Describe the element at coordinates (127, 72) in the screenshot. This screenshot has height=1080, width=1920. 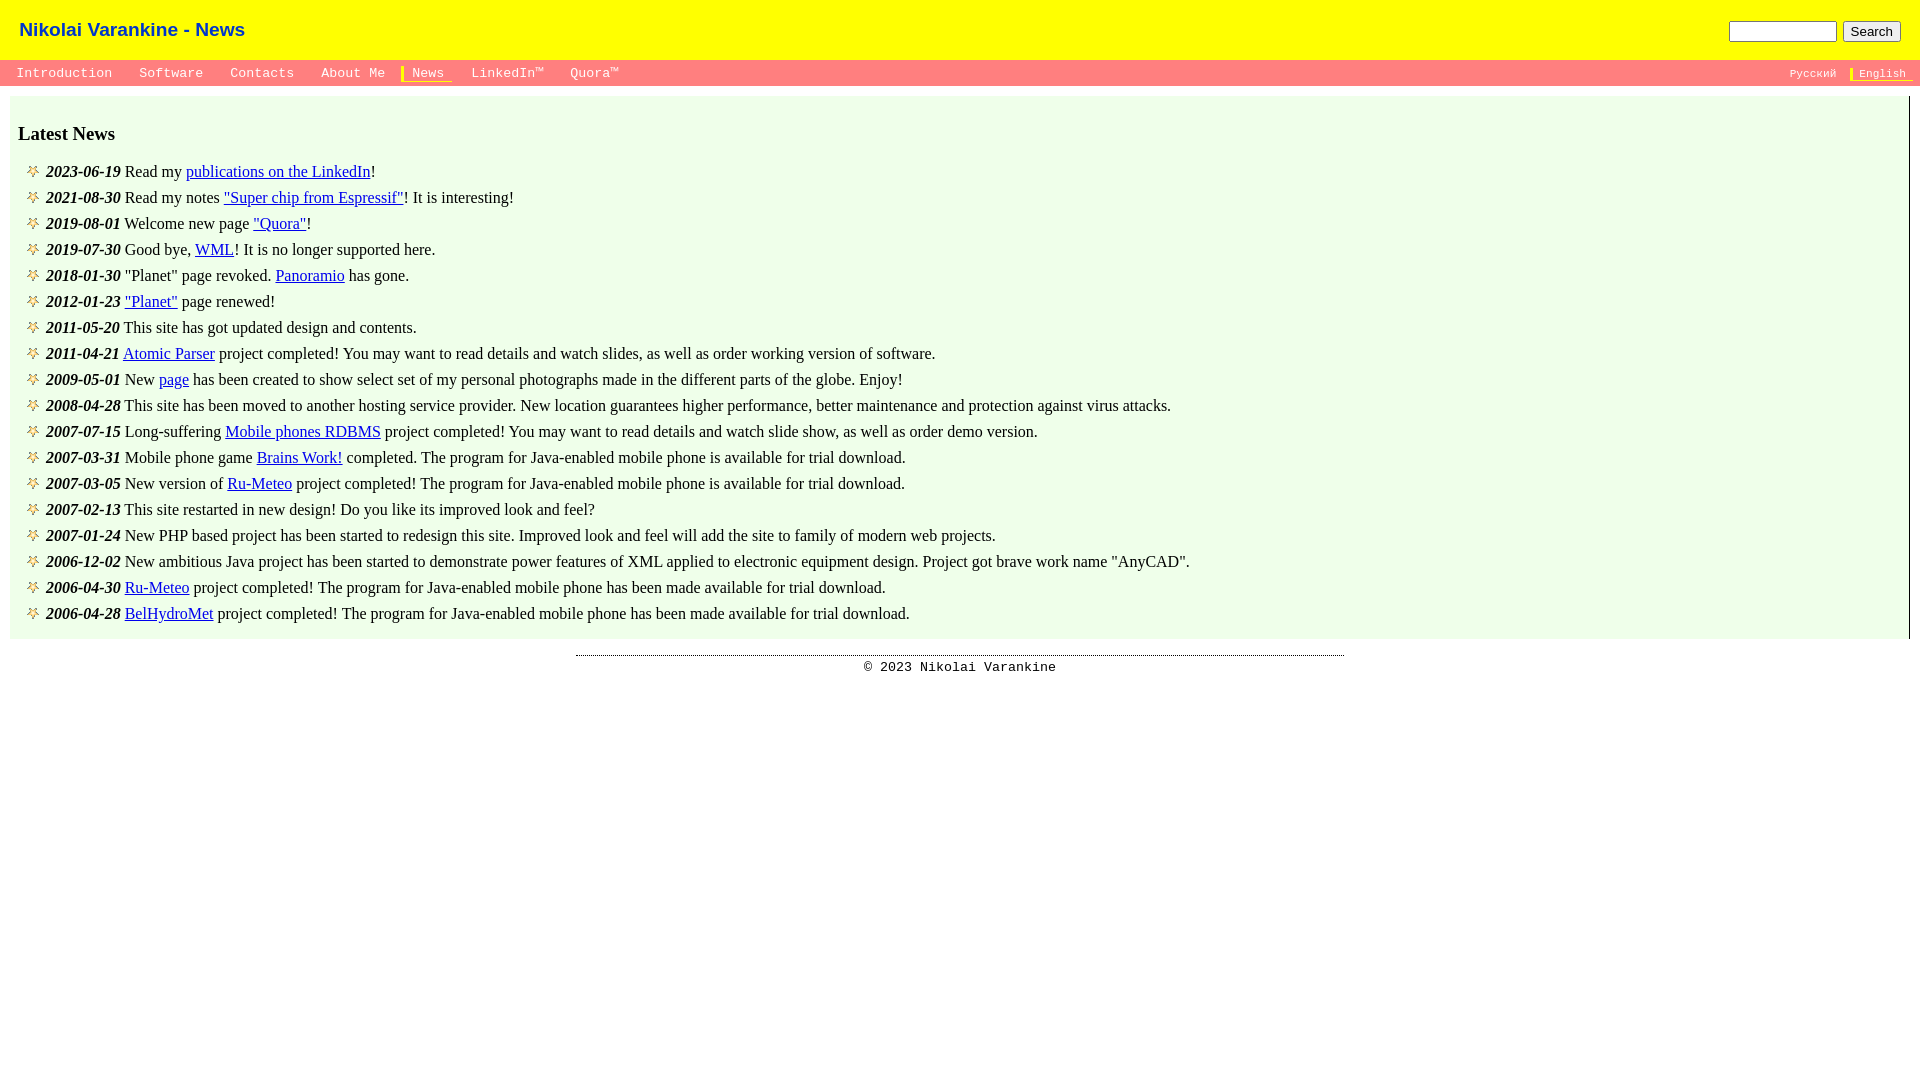
I see `' Software '` at that location.